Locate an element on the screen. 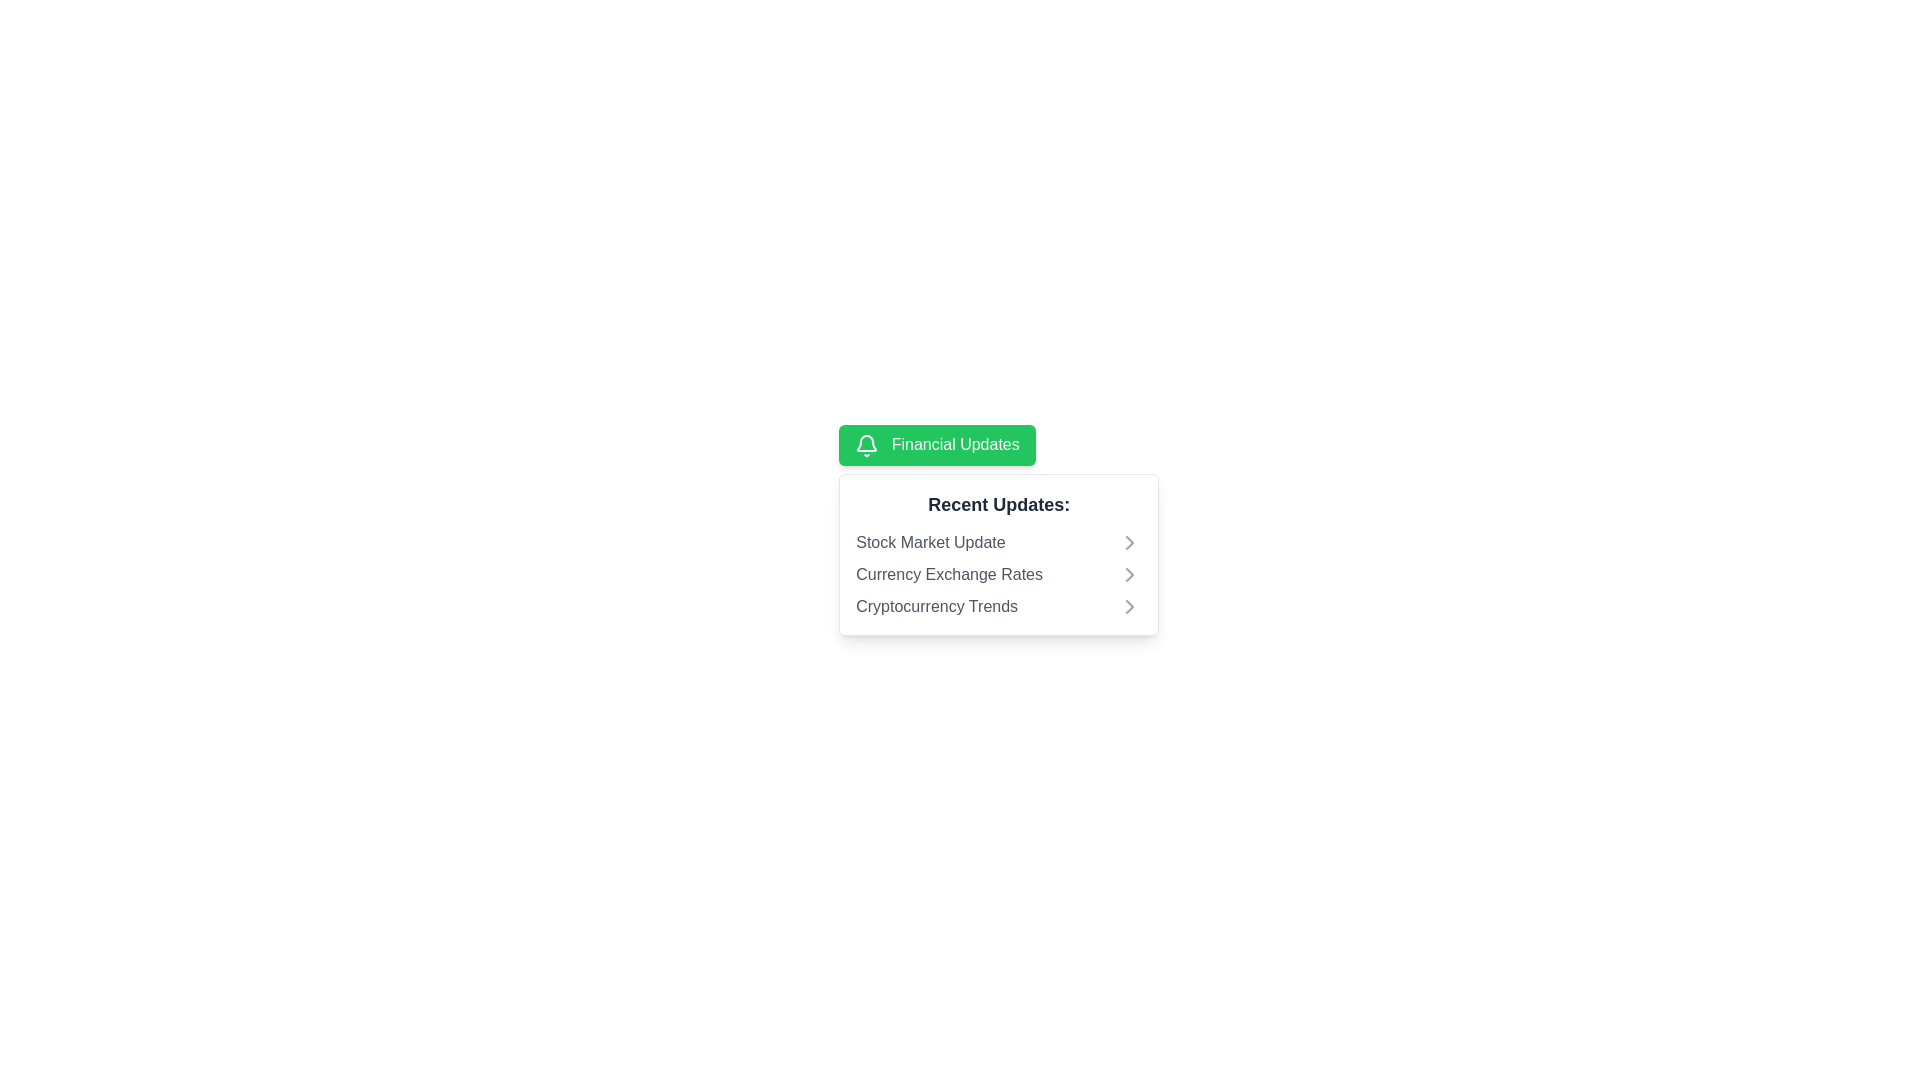 The height and width of the screenshot is (1080, 1920). the 'Currency Exchange Rates' row item with a navigation arrow in the list of recent updates is located at coordinates (999, 574).